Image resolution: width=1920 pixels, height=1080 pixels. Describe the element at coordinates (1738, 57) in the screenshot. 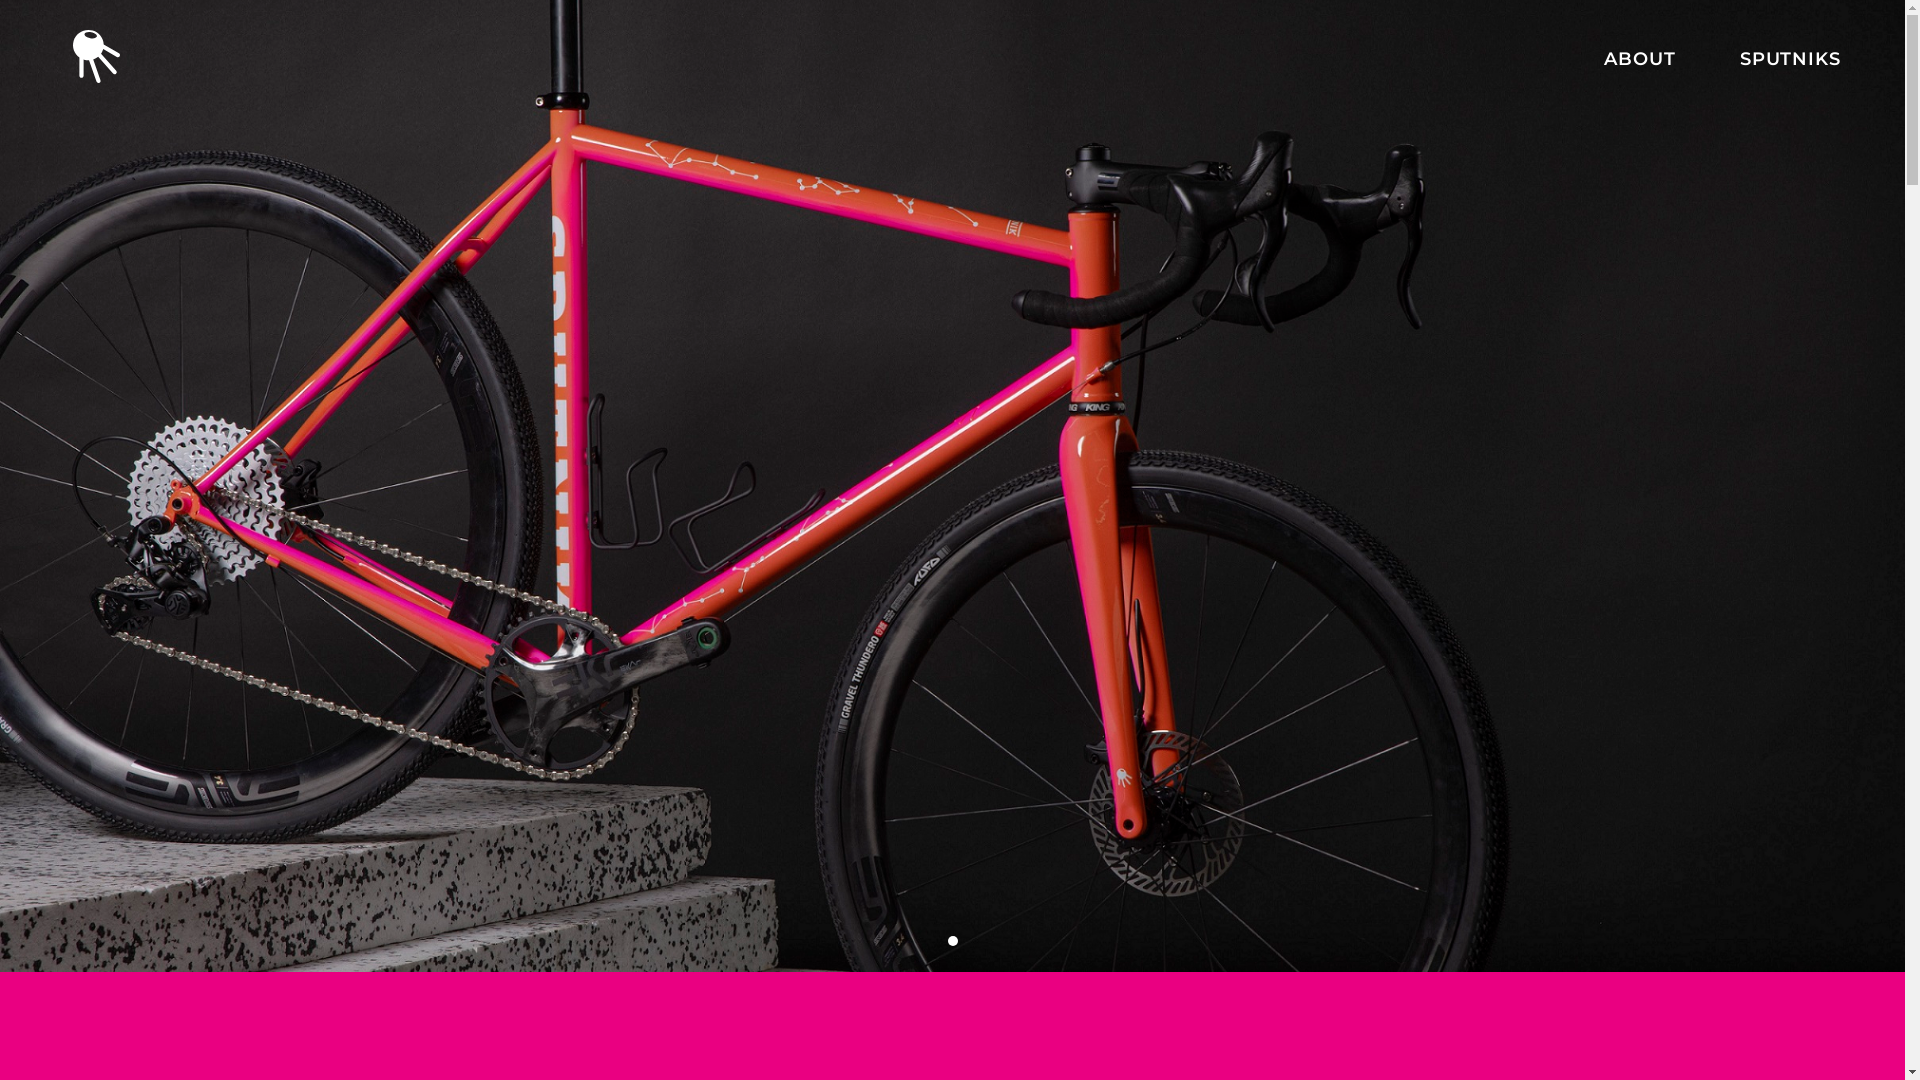

I see `'SPUTNIKS'` at that location.